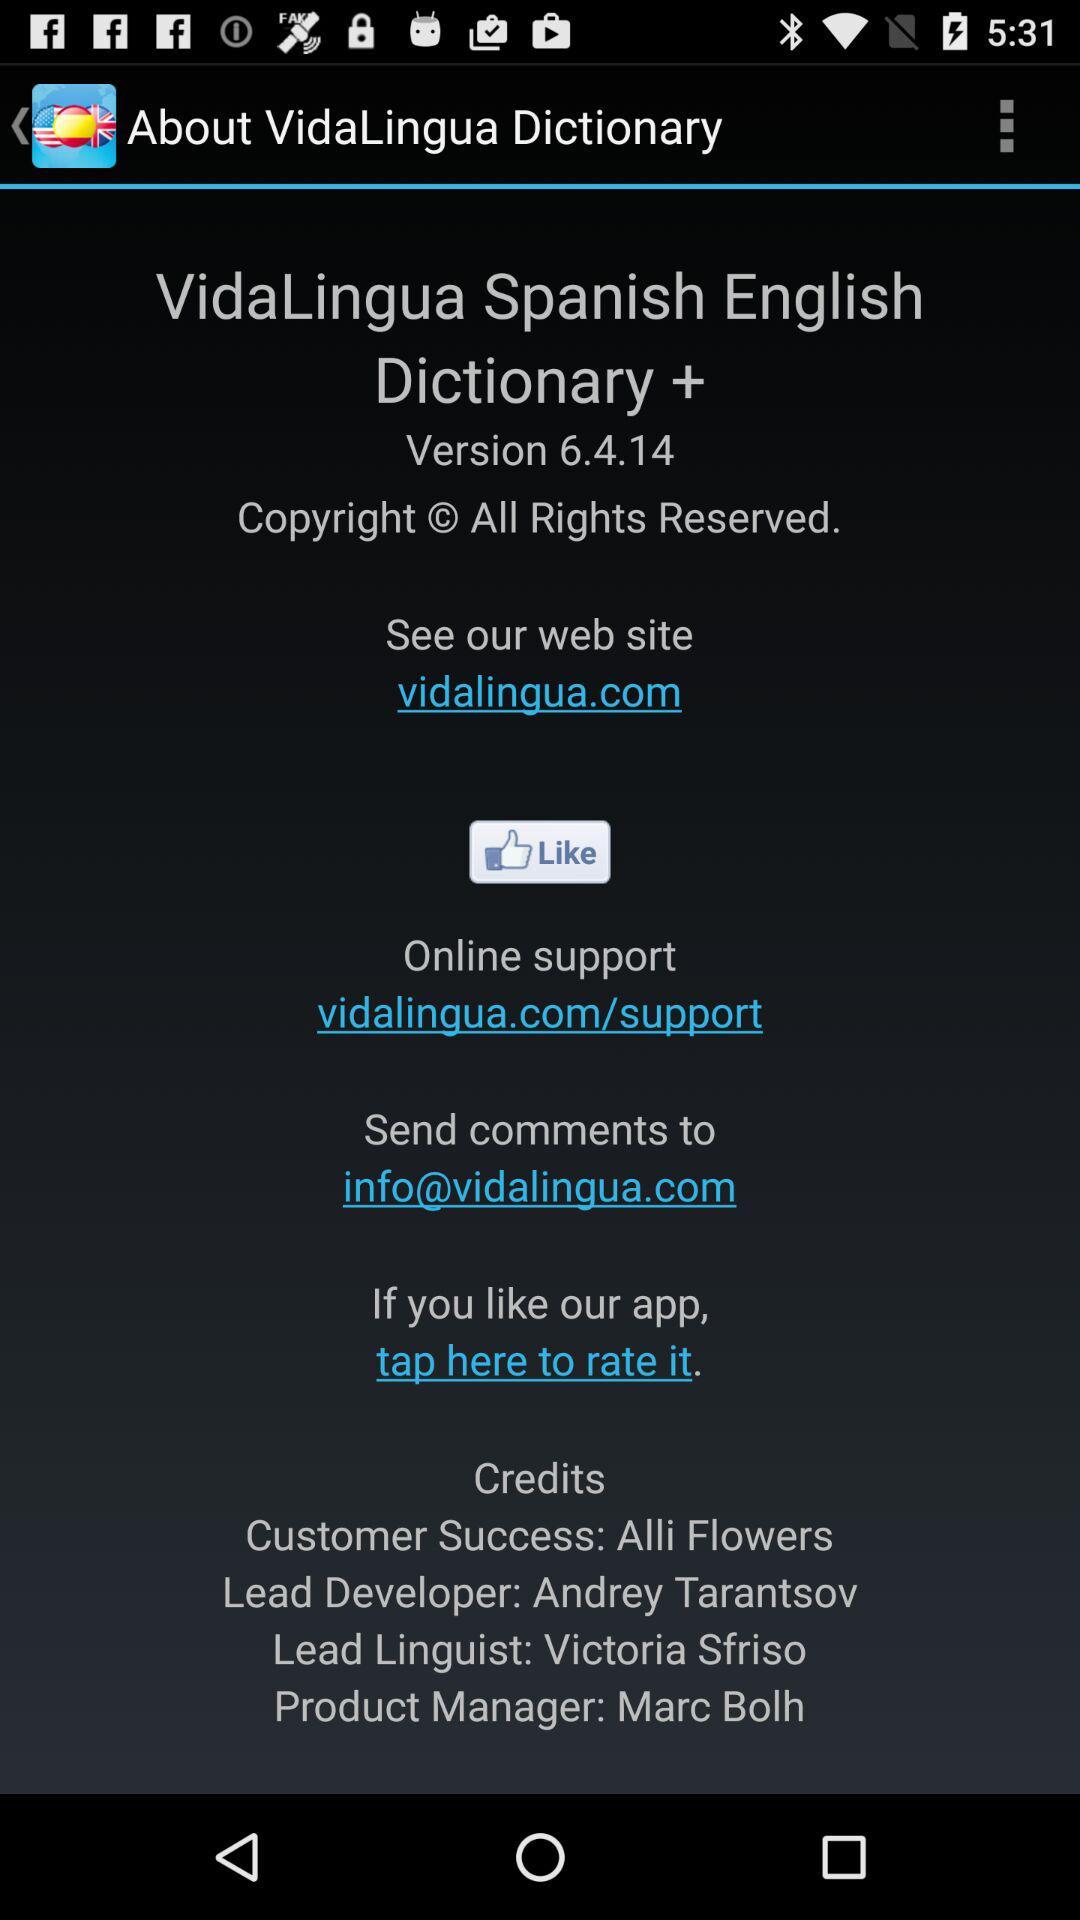  Describe the element at coordinates (1006, 124) in the screenshot. I see `item above vidalingua spanish english app` at that location.